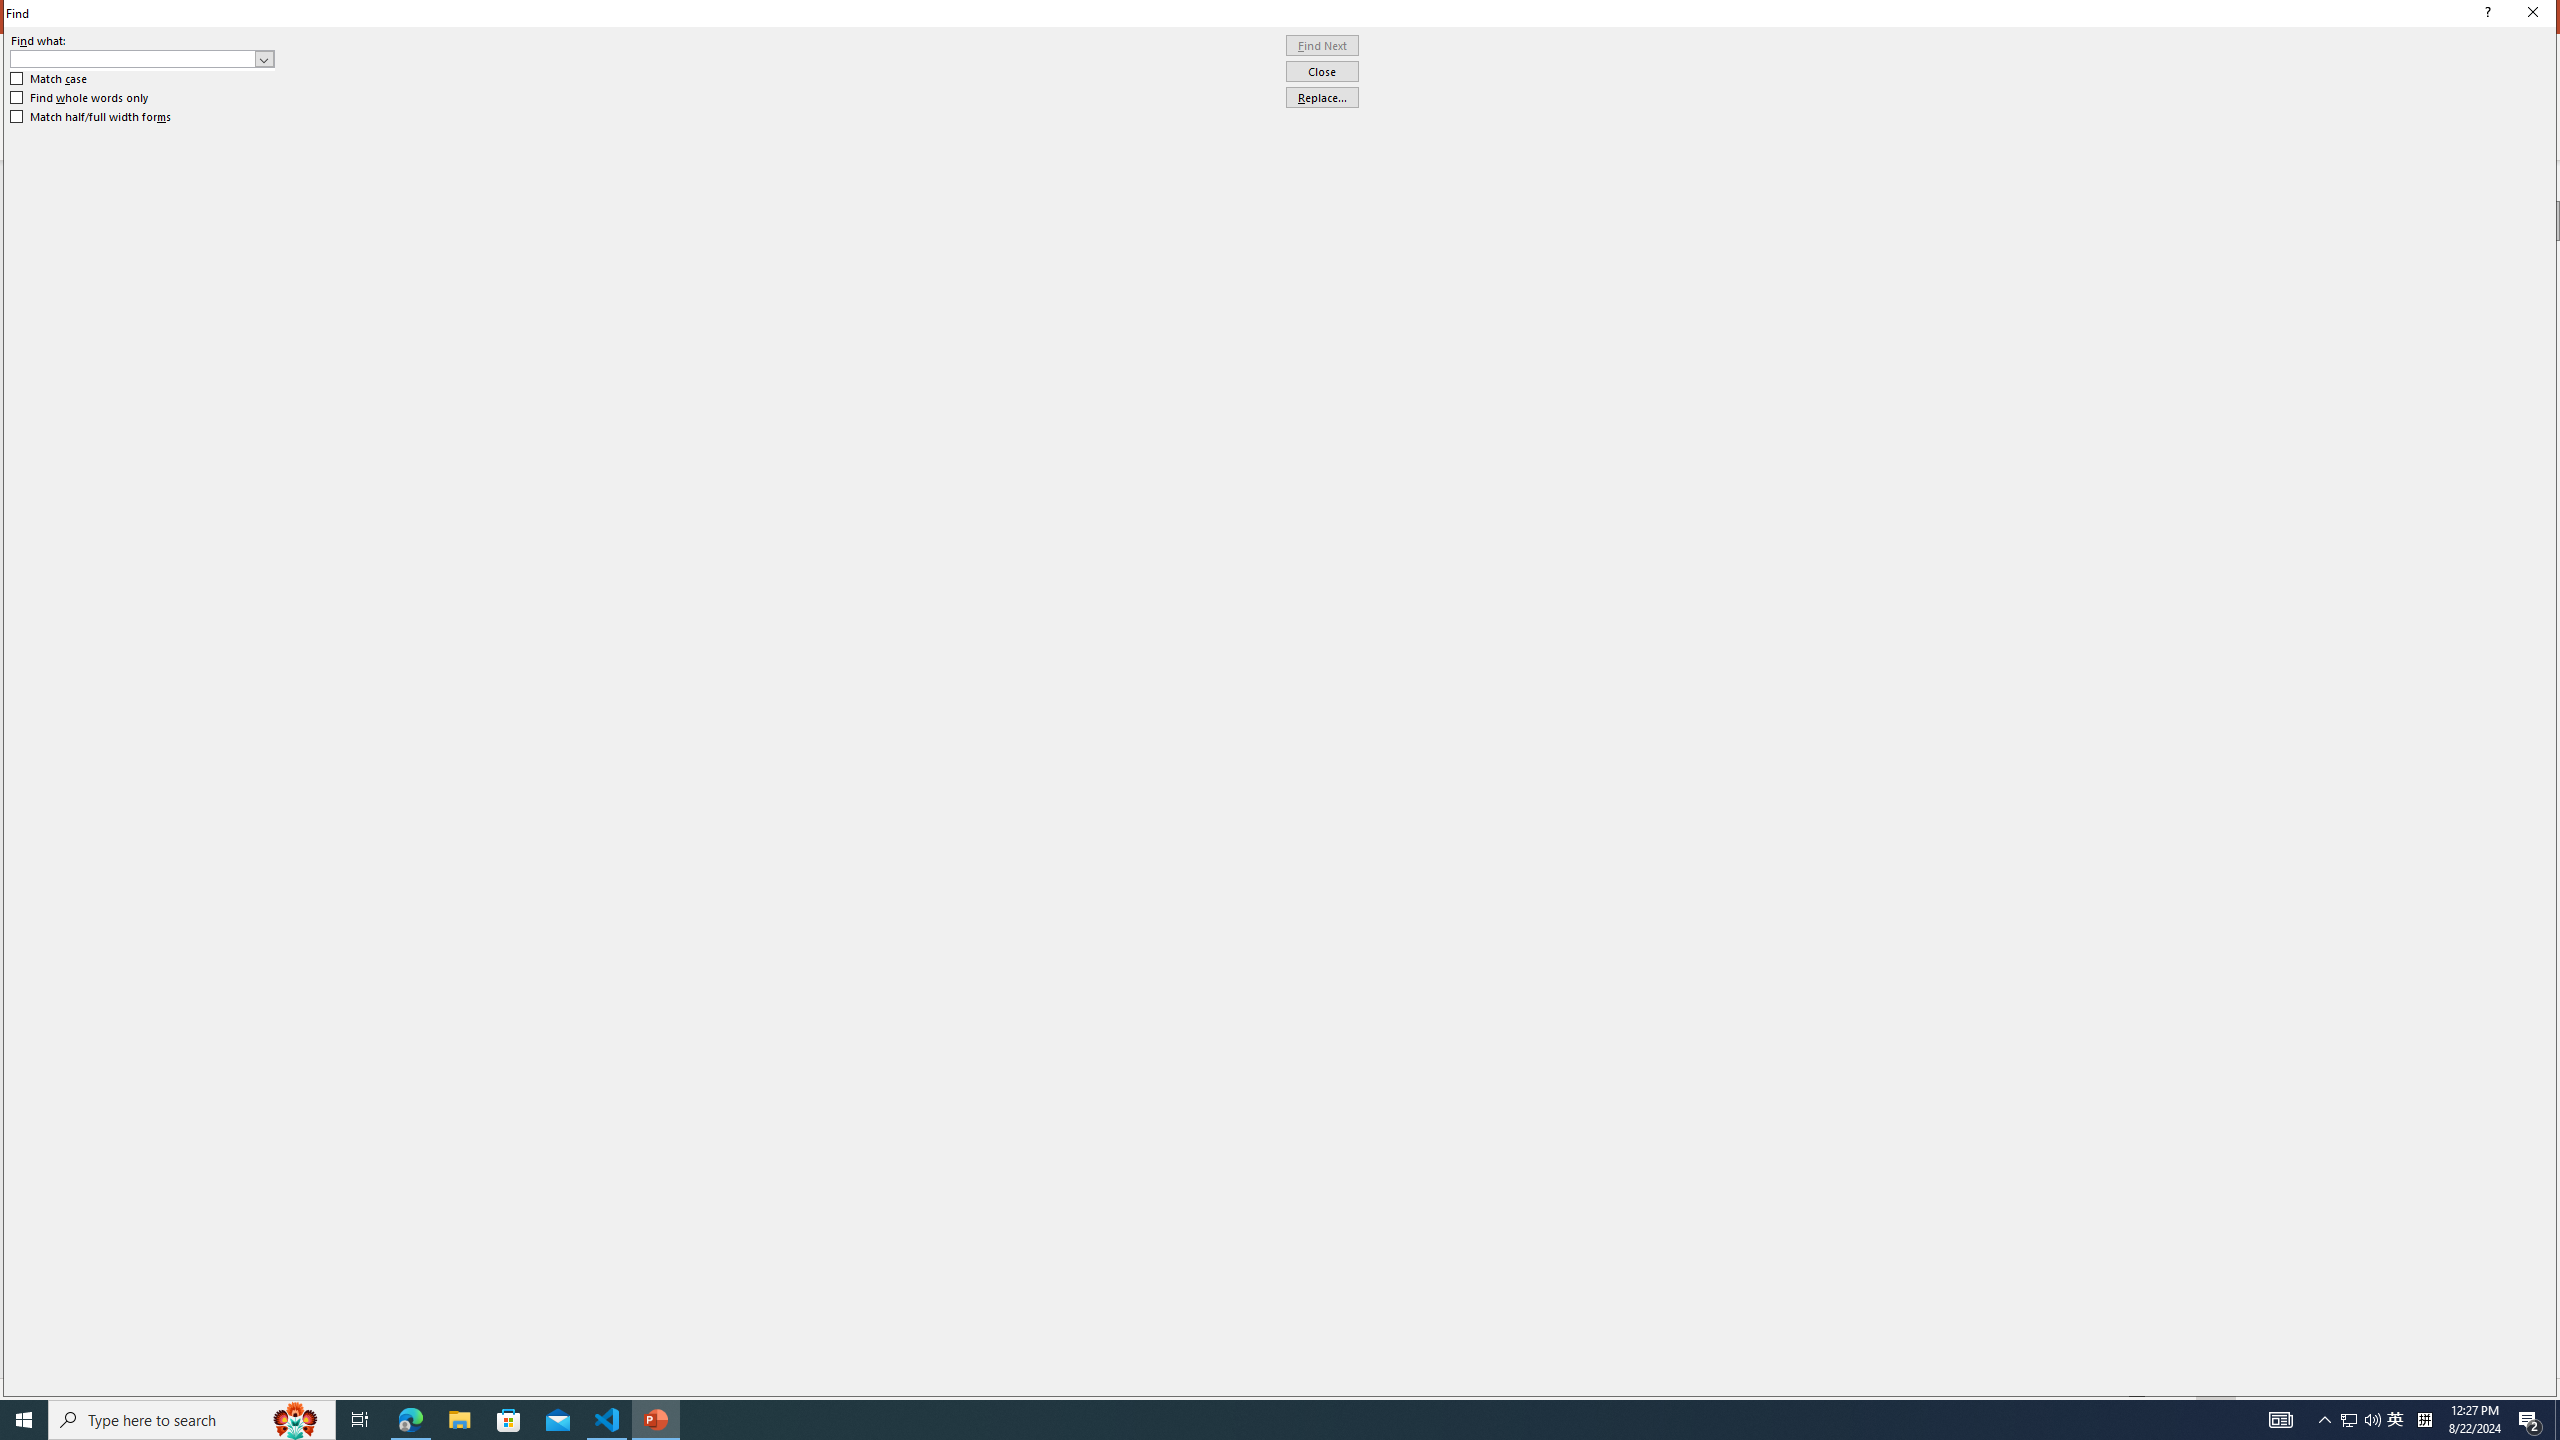 Image resolution: width=2560 pixels, height=1440 pixels. What do you see at coordinates (1321, 45) in the screenshot?
I see `'Find Next'` at bounding box center [1321, 45].